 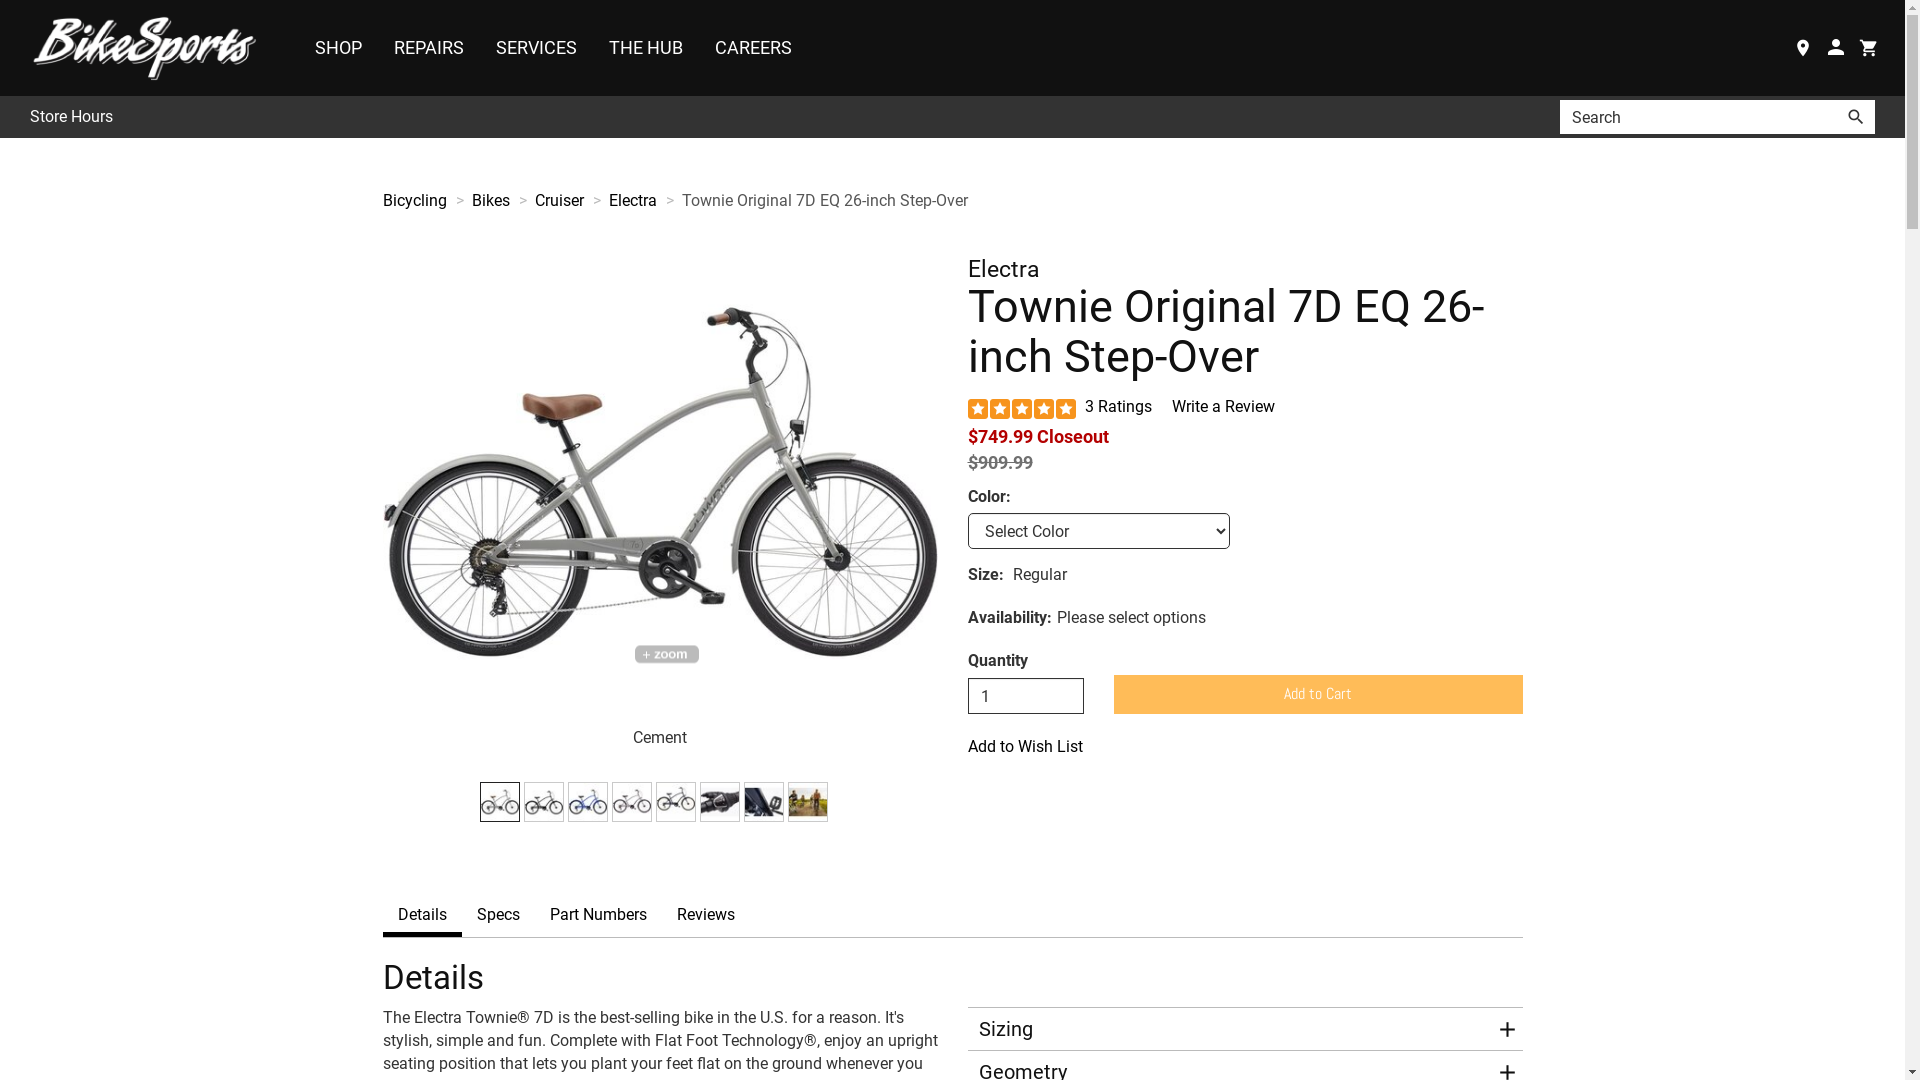 What do you see at coordinates (700, 46) in the screenshot?
I see `'CAREERS'` at bounding box center [700, 46].